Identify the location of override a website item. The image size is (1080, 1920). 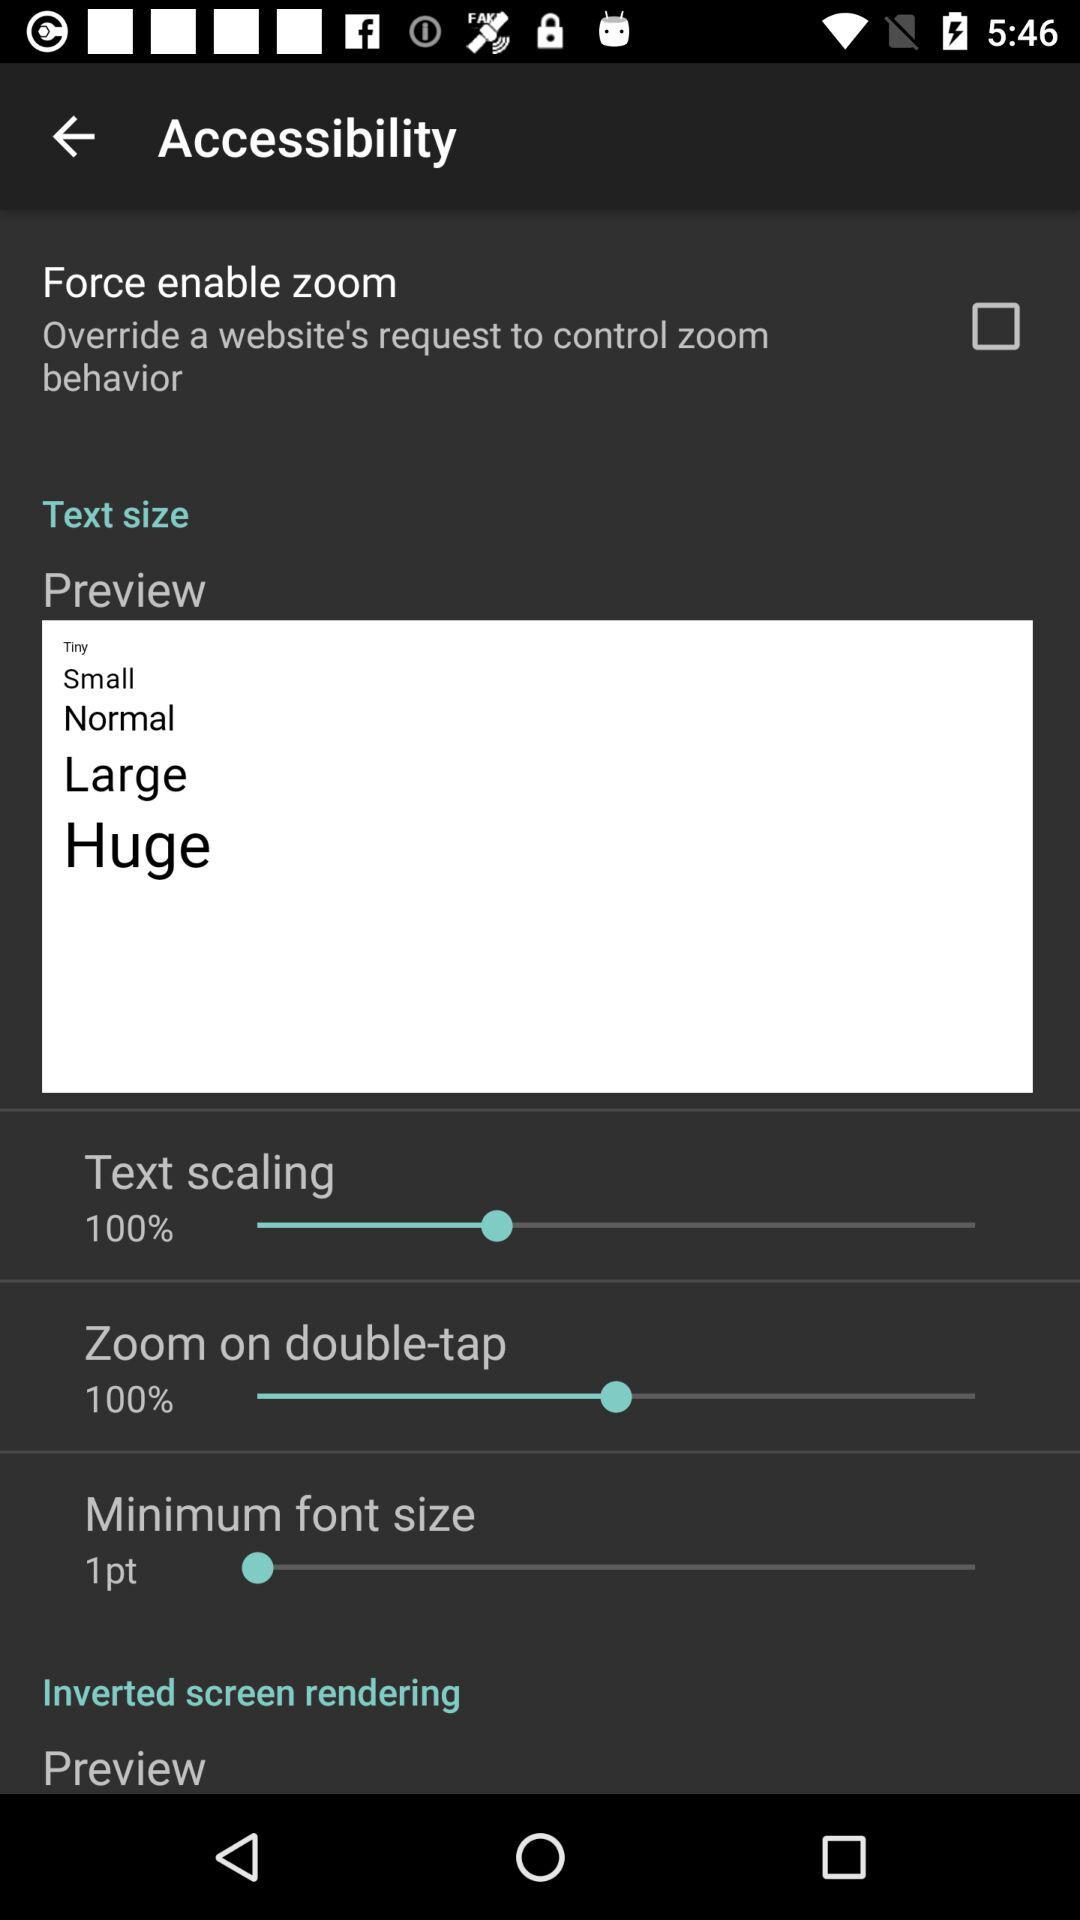
(477, 355).